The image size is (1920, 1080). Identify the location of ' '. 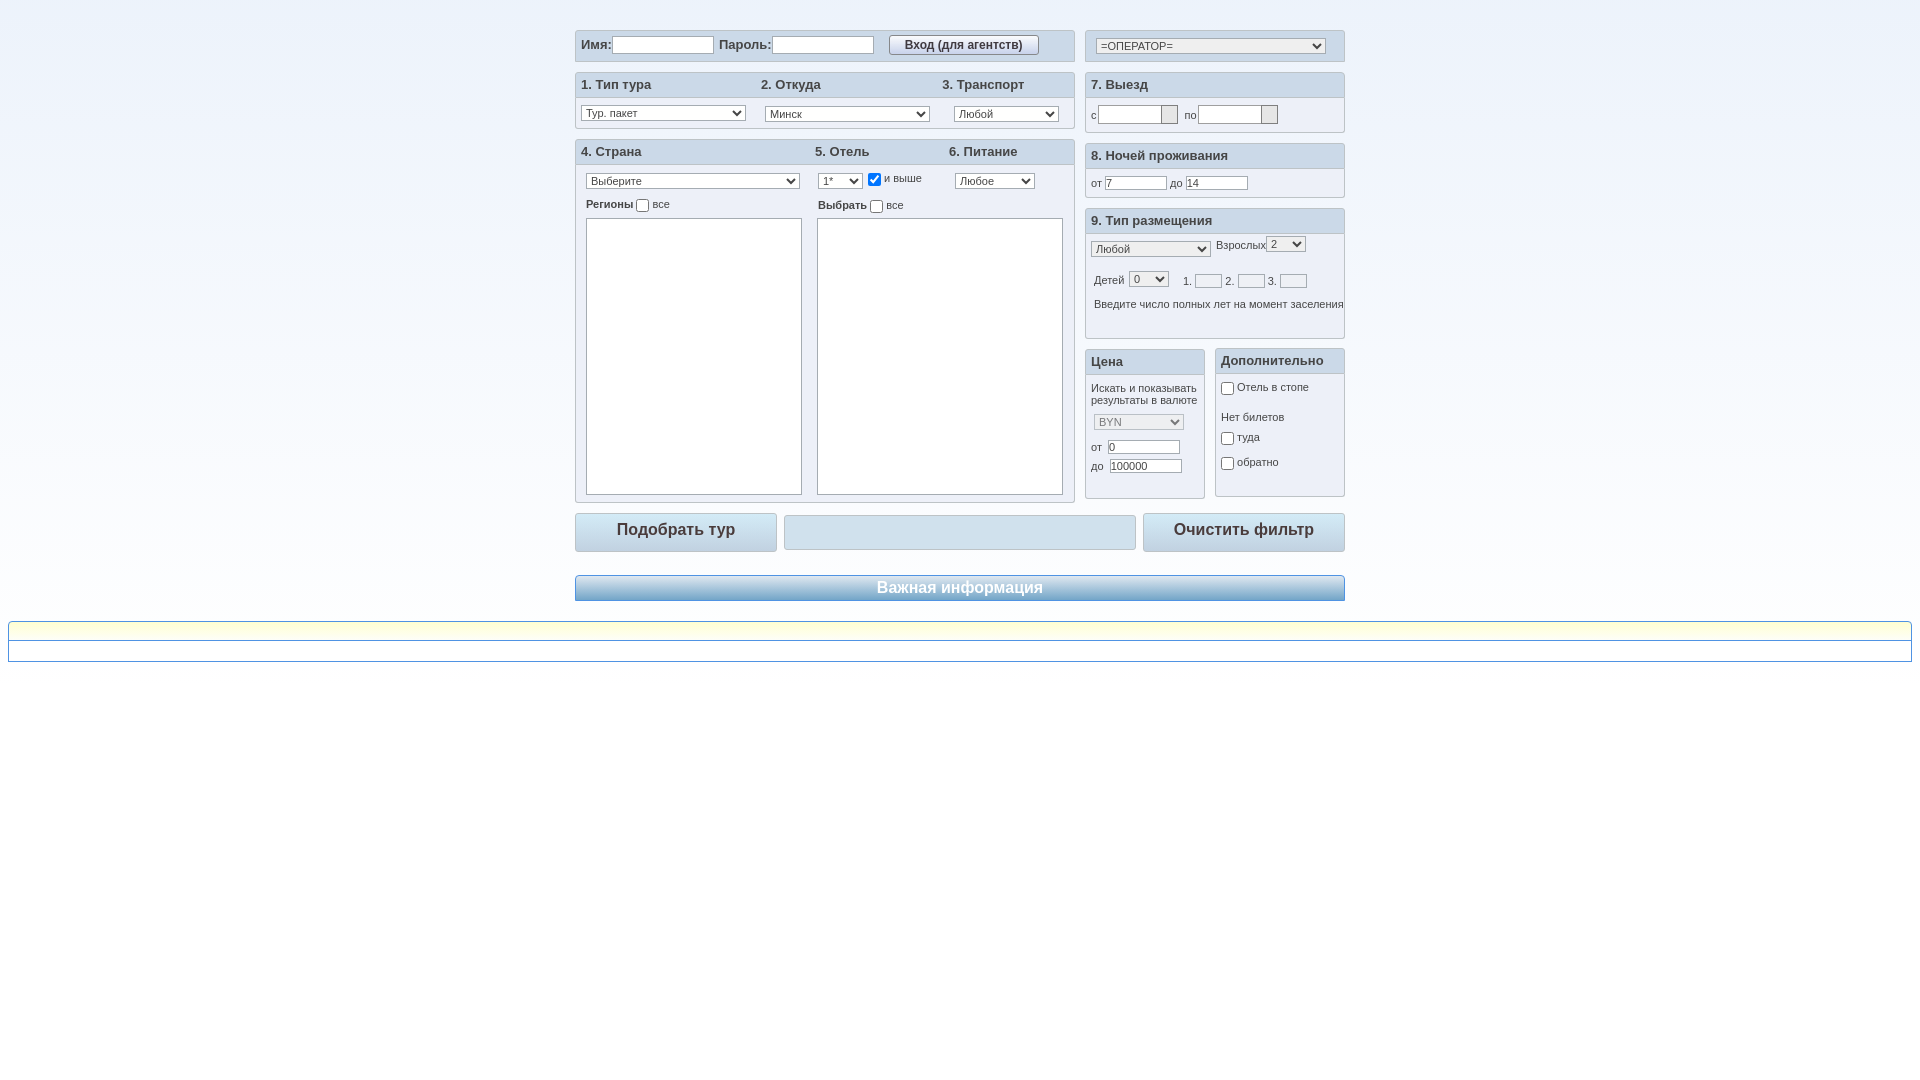
(960, 651).